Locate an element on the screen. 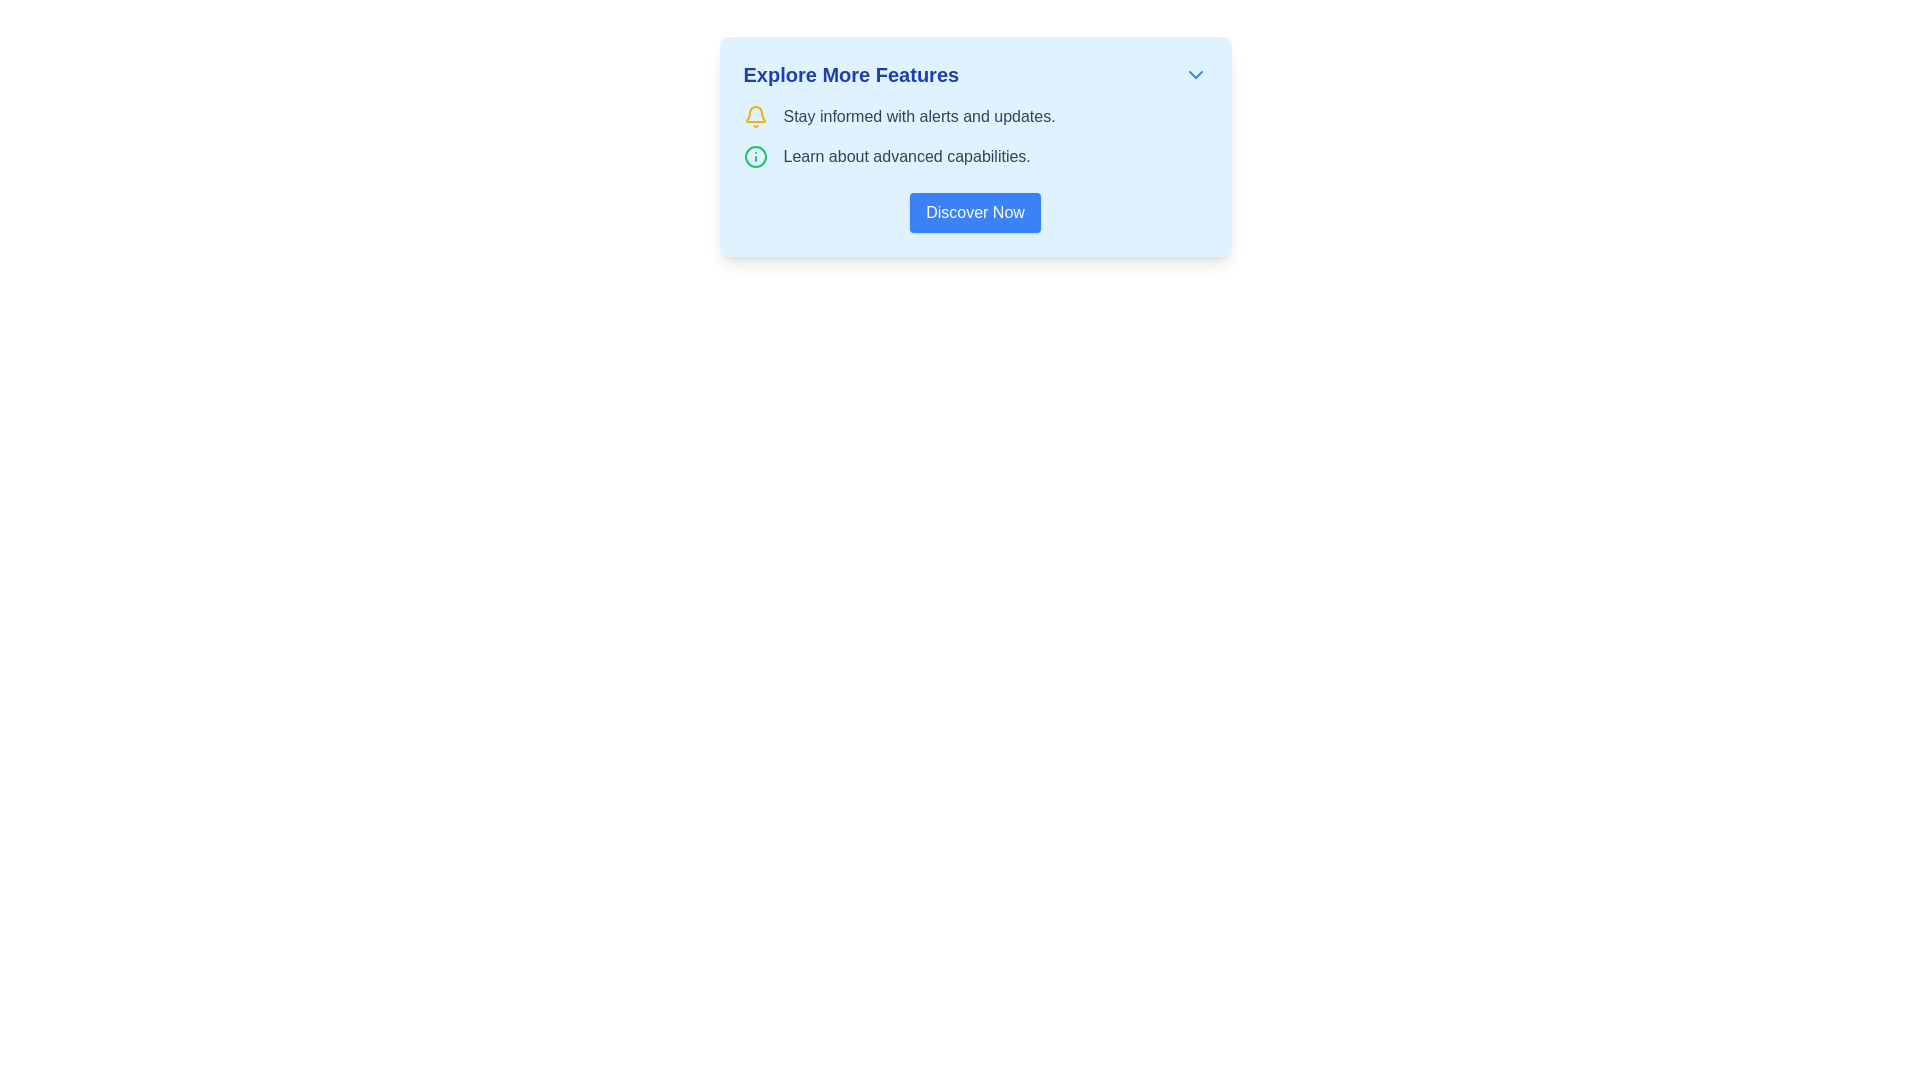 Image resolution: width=1920 pixels, height=1080 pixels. the text heading that serves as a category heading for the section below, positioned on the left of an arrow icon is located at coordinates (851, 73).